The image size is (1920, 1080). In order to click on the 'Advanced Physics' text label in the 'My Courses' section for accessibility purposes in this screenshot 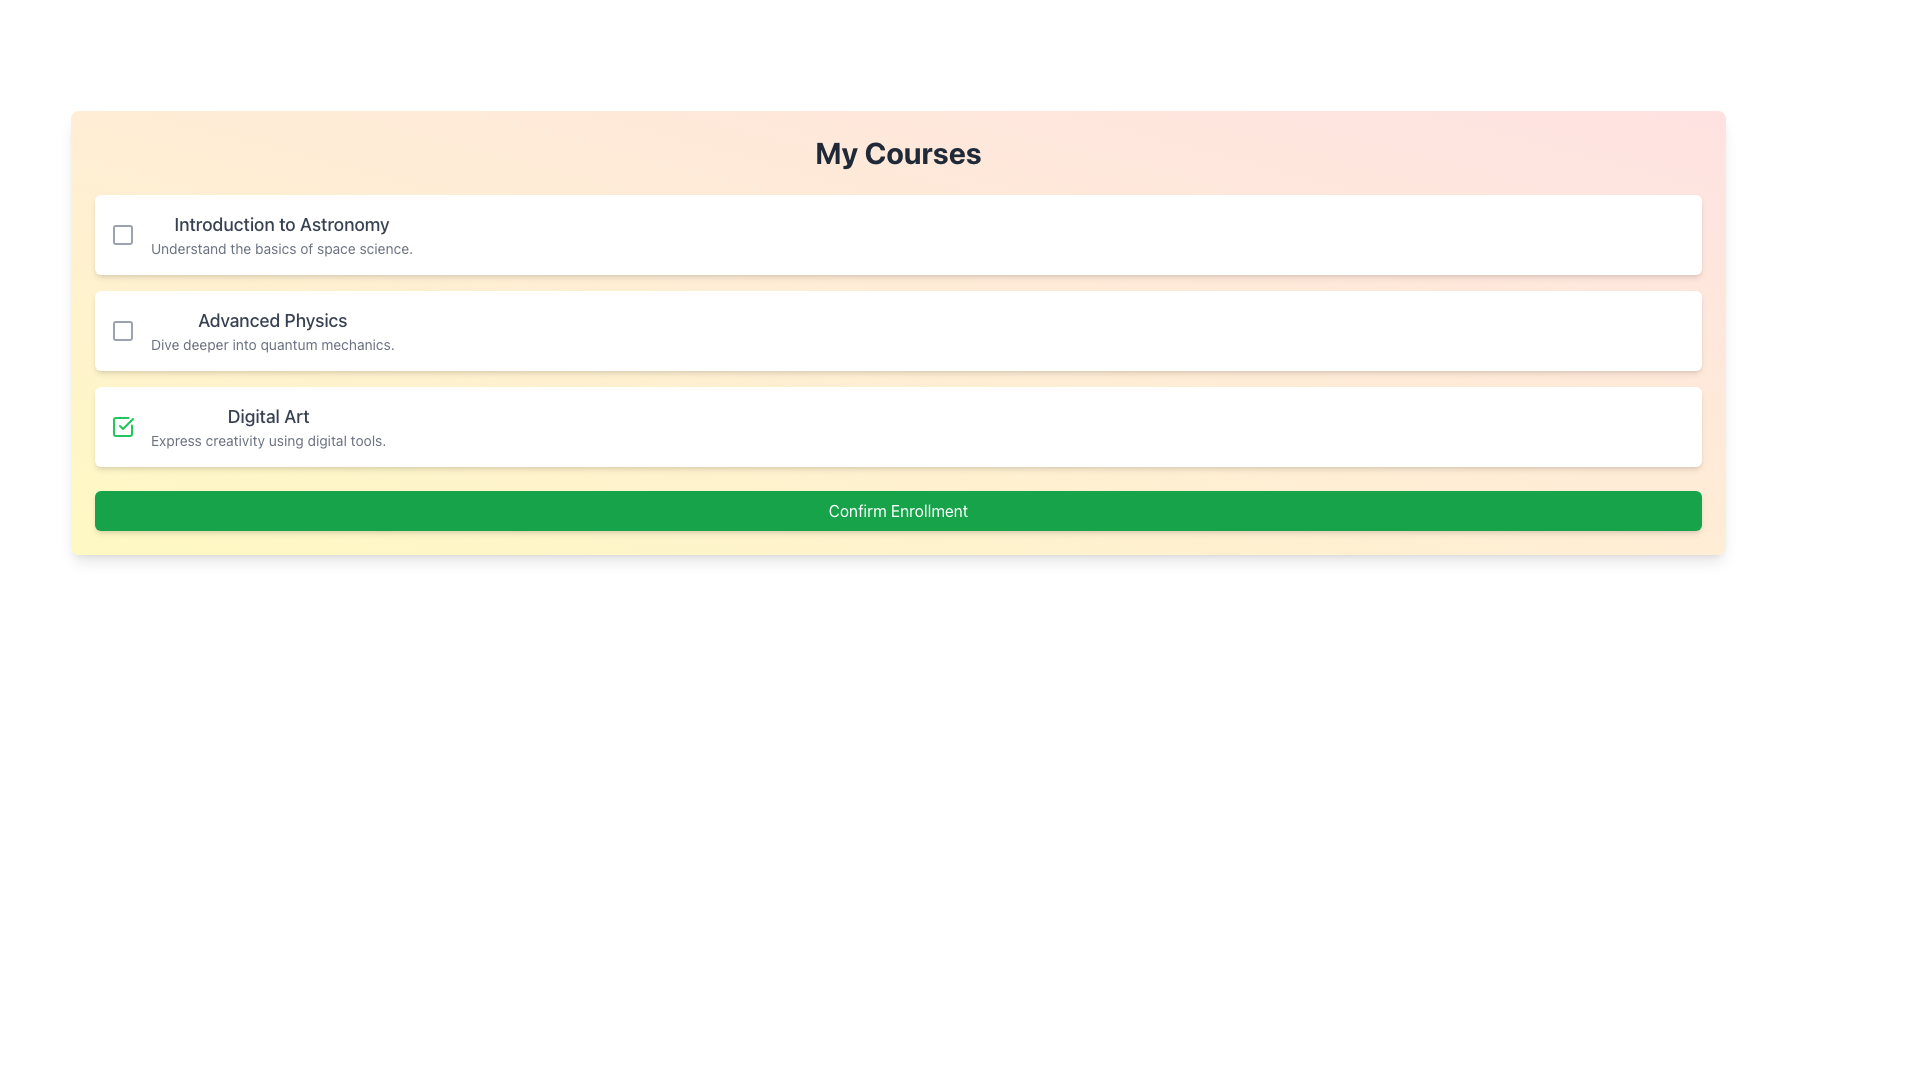, I will do `click(271, 319)`.